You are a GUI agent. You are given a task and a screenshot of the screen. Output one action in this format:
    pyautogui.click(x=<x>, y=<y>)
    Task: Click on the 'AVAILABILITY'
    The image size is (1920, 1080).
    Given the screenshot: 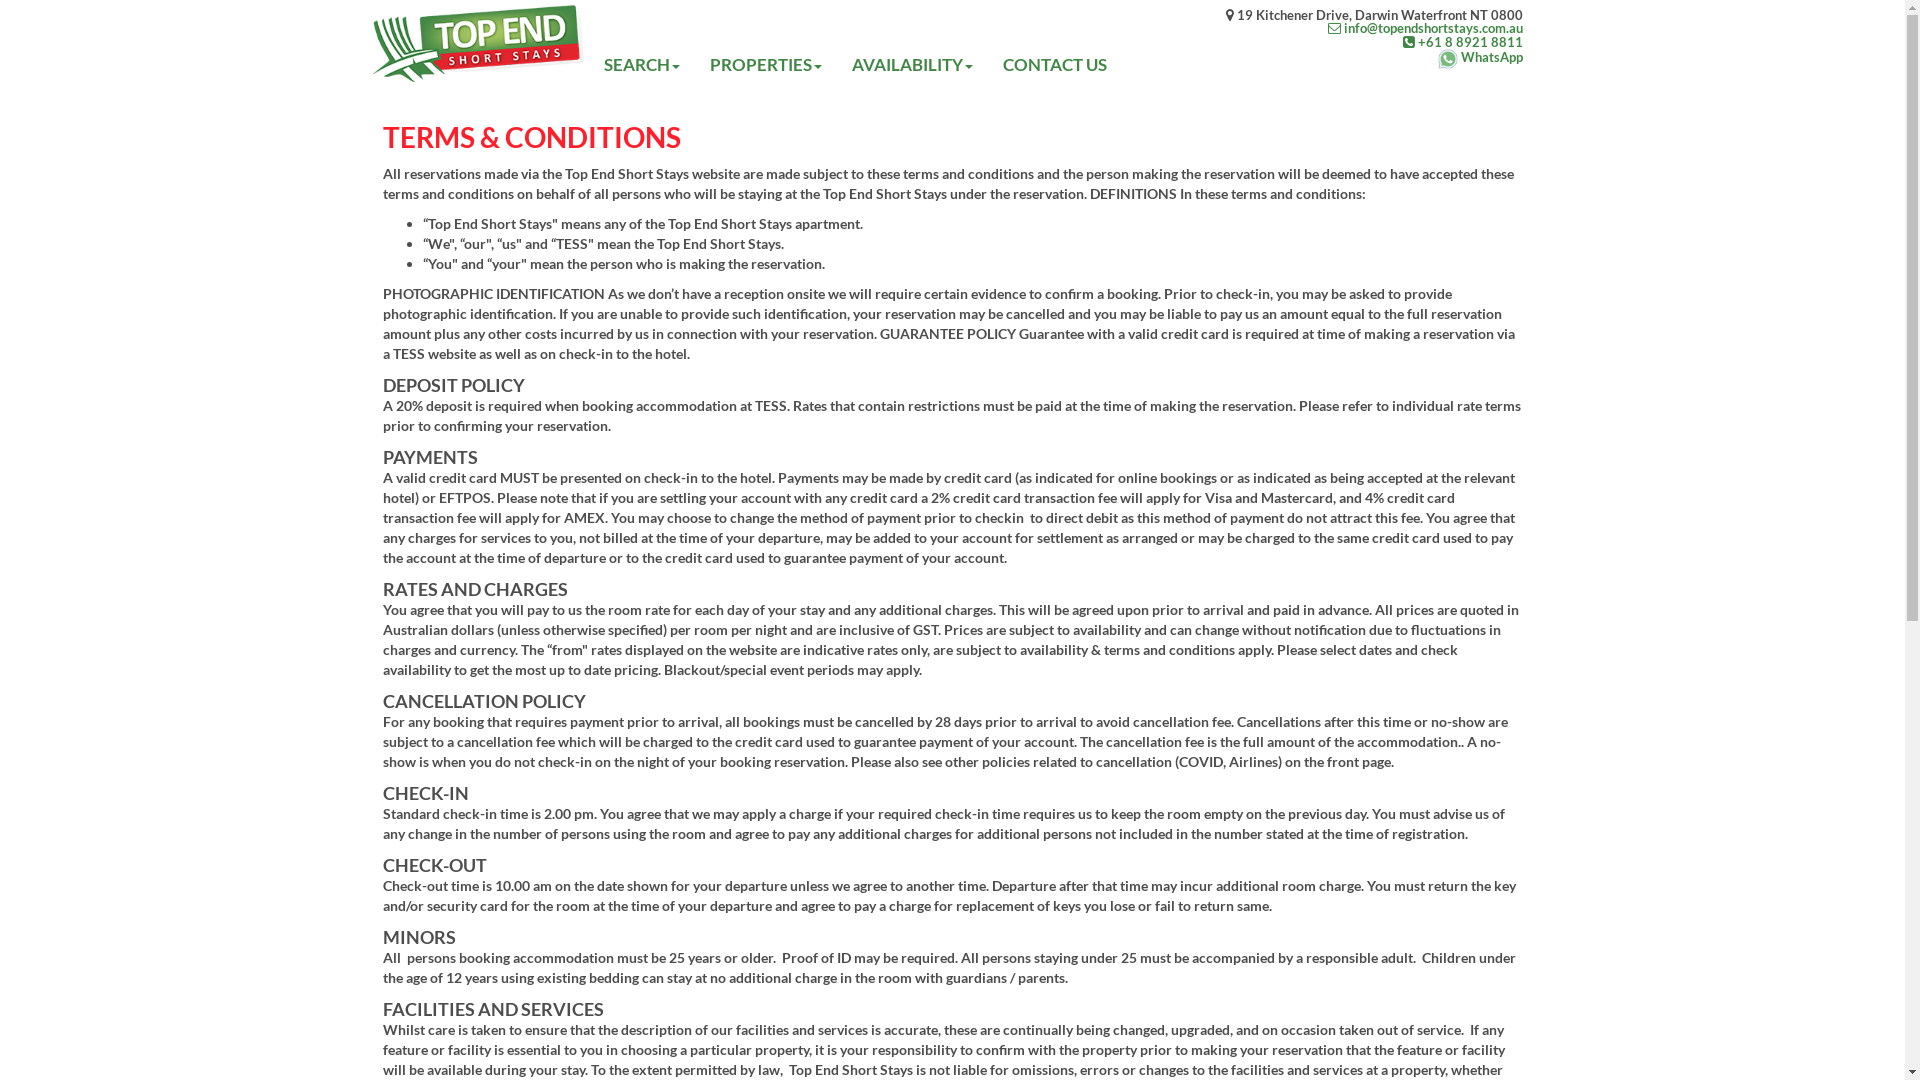 What is the action you would take?
    pyautogui.click(x=911, y=64)
    